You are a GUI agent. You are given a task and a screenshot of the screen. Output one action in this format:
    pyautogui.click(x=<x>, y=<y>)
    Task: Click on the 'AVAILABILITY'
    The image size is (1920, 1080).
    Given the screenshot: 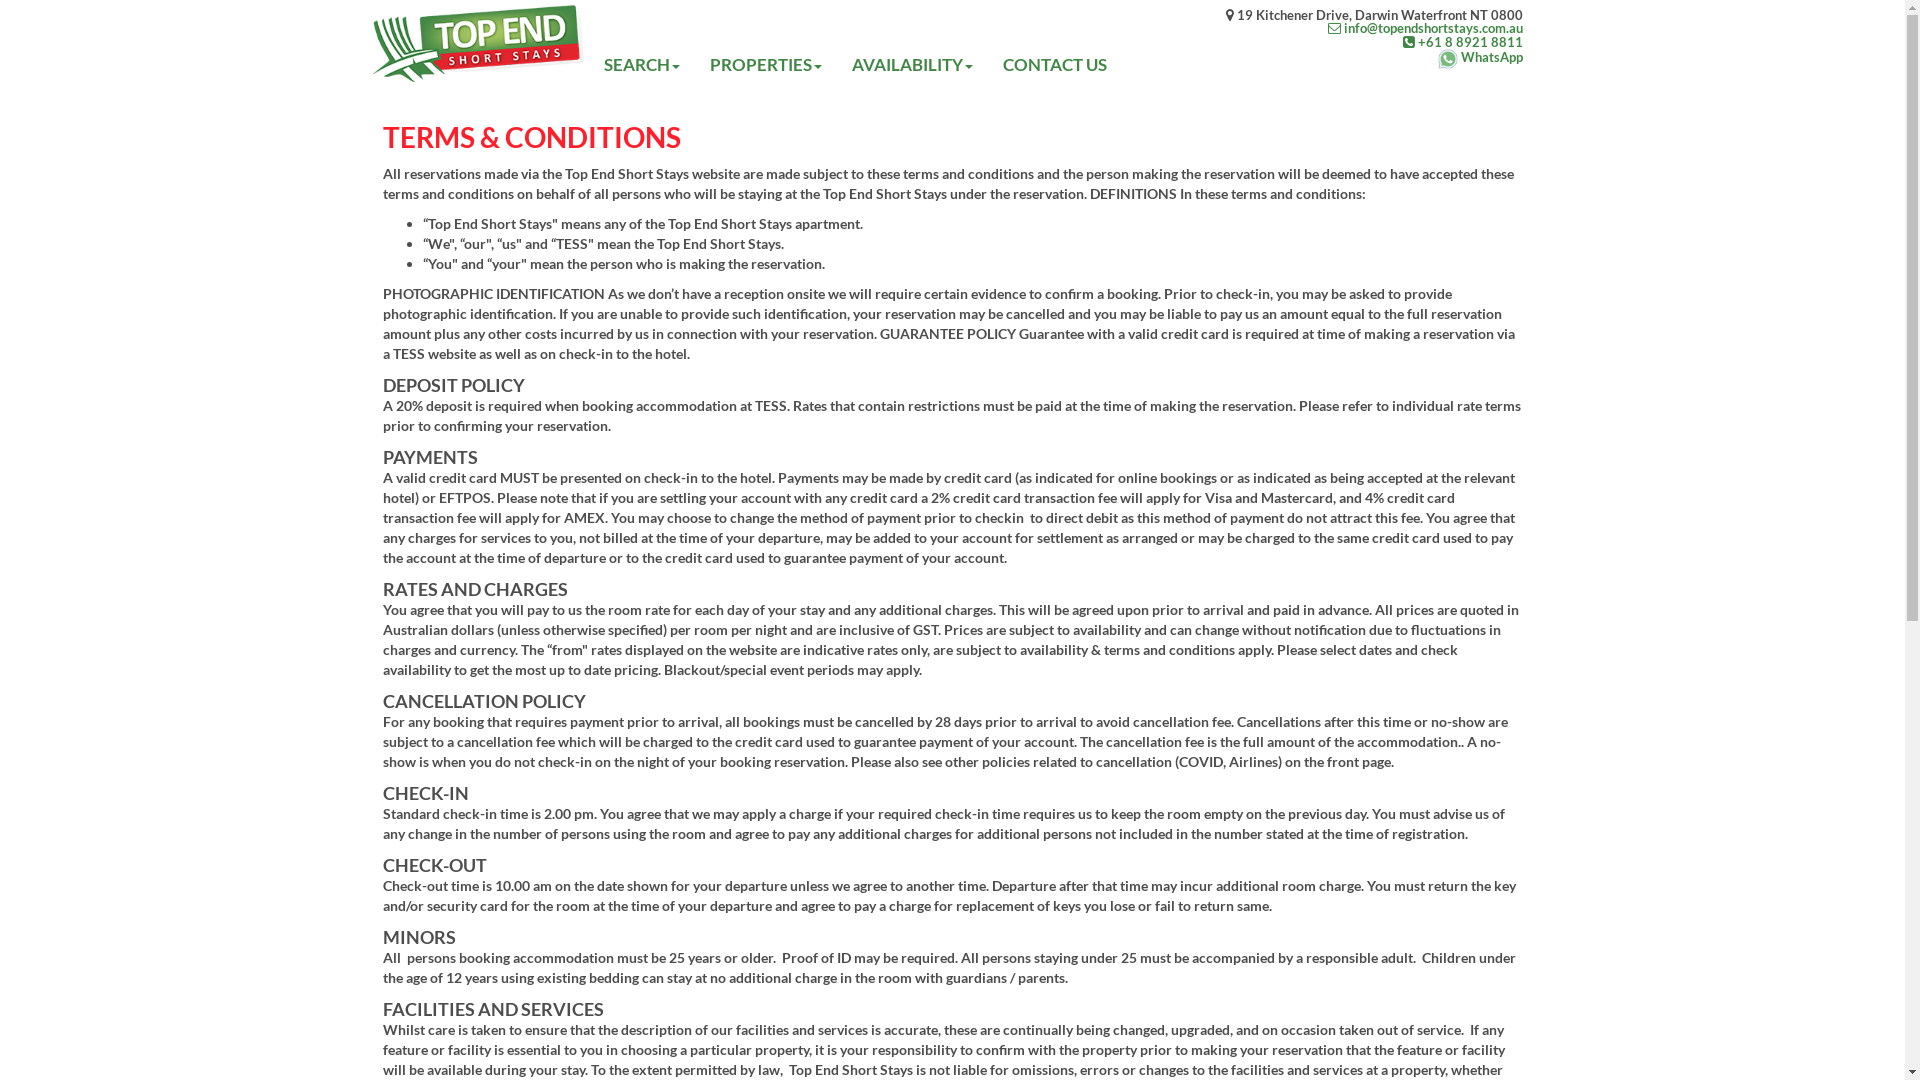 What is the action you would take?
    pyautogui.click(x=911, y=64)
    